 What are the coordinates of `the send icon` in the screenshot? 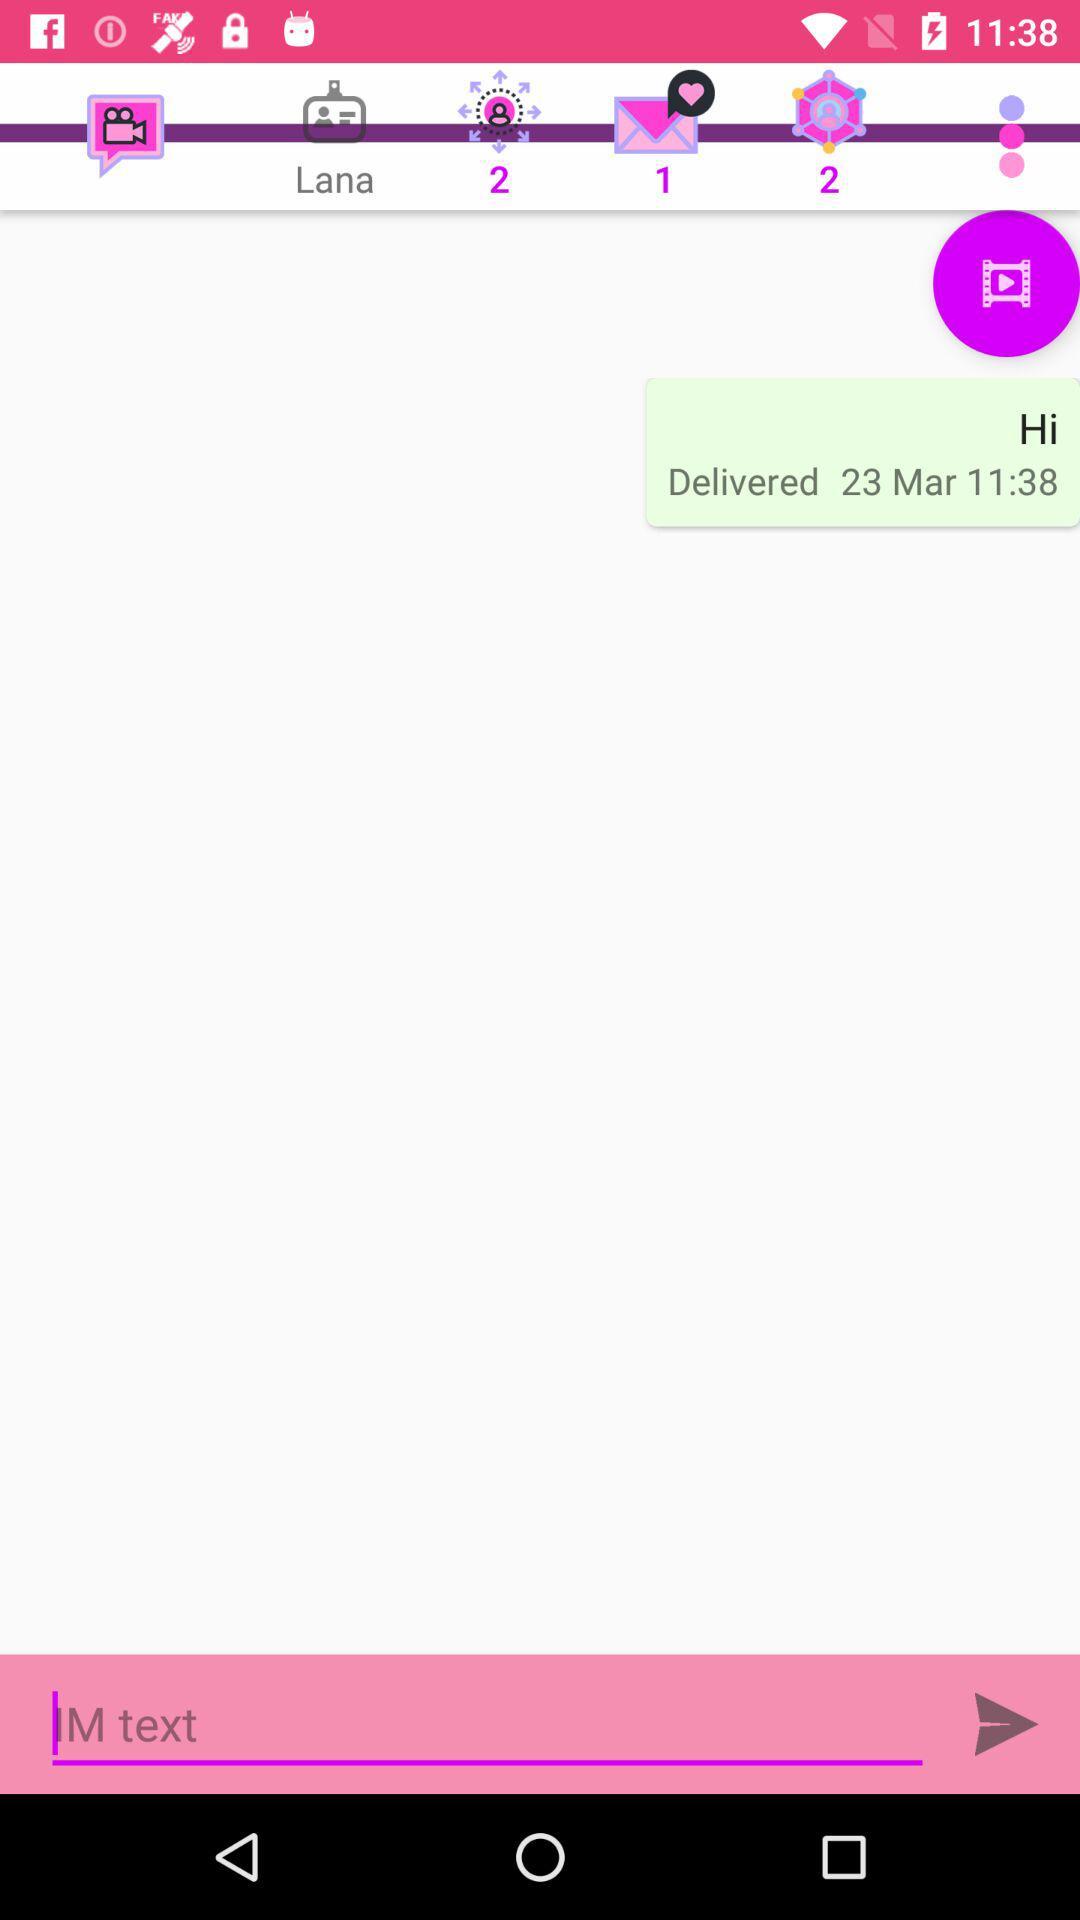 It's located at (1006, 1723).